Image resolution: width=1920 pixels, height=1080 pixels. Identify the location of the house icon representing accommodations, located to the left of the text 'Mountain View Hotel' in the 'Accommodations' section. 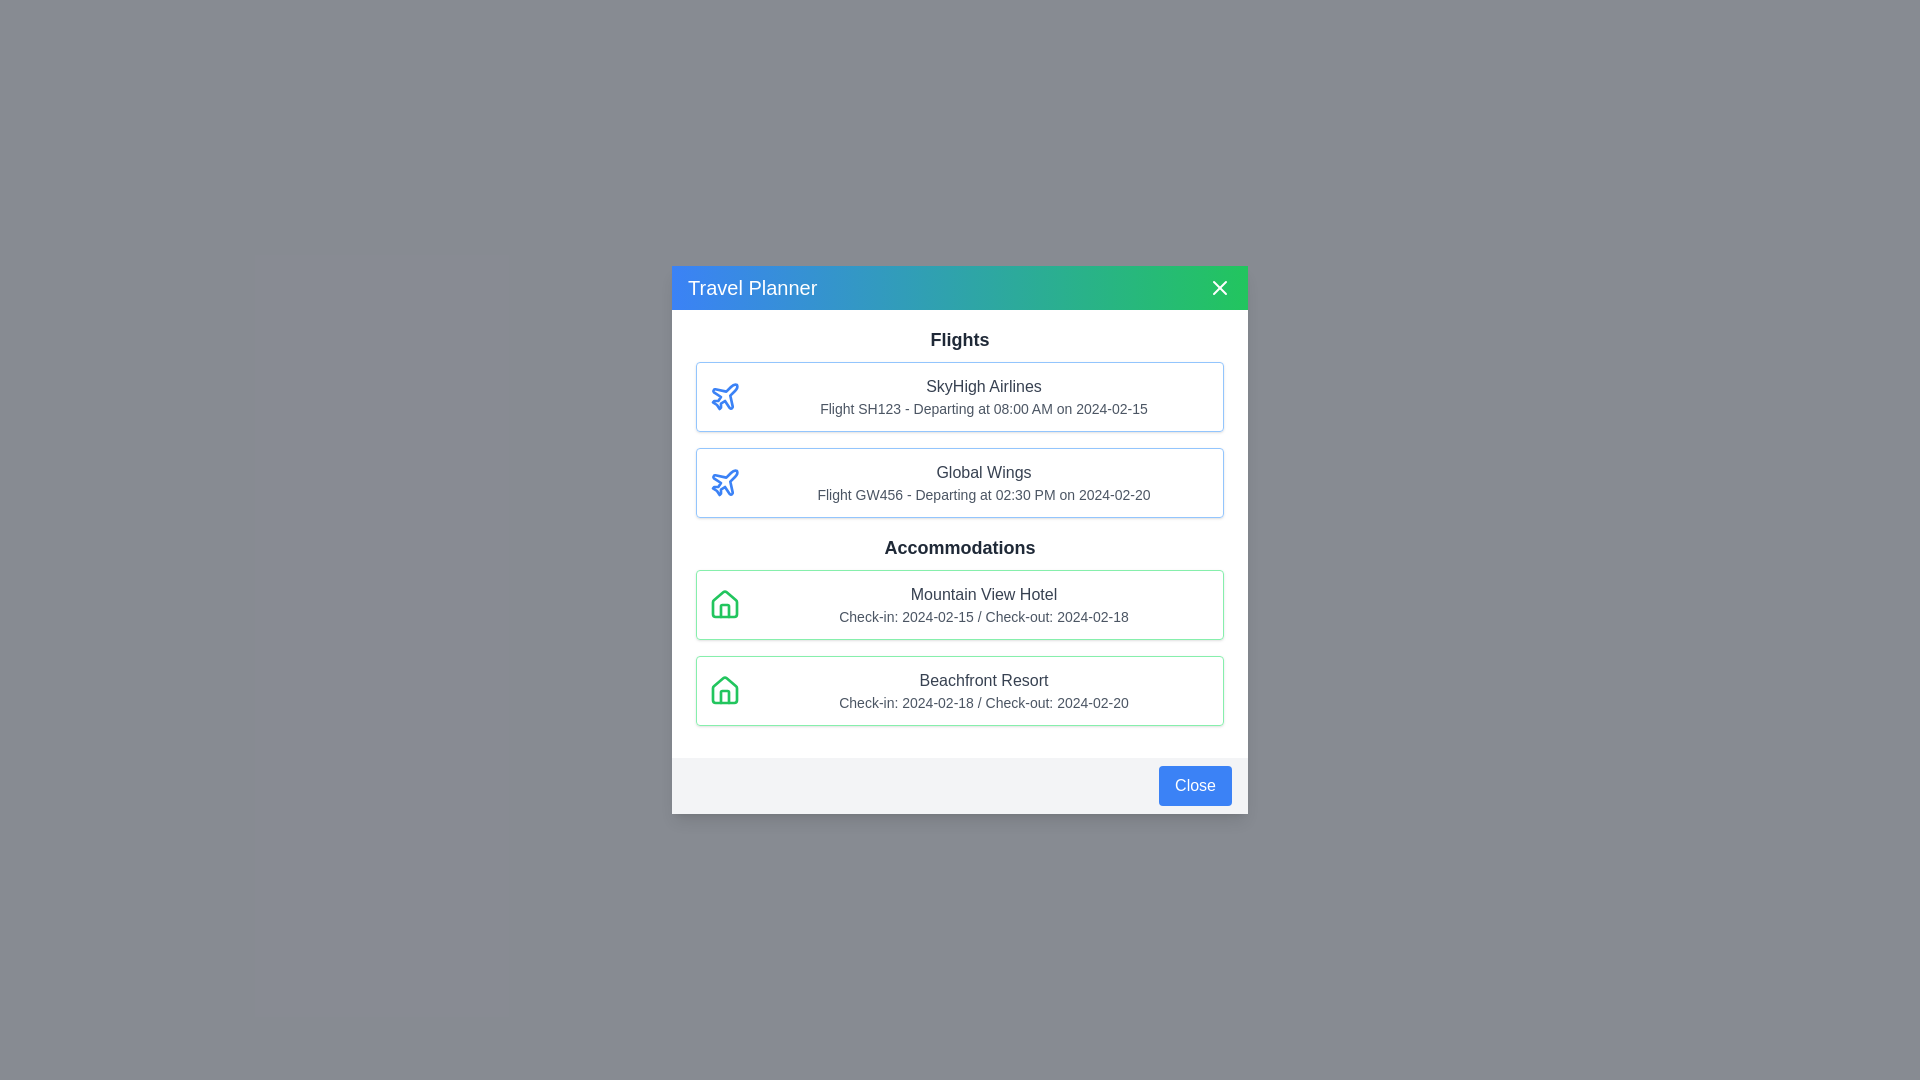
(723, 603).